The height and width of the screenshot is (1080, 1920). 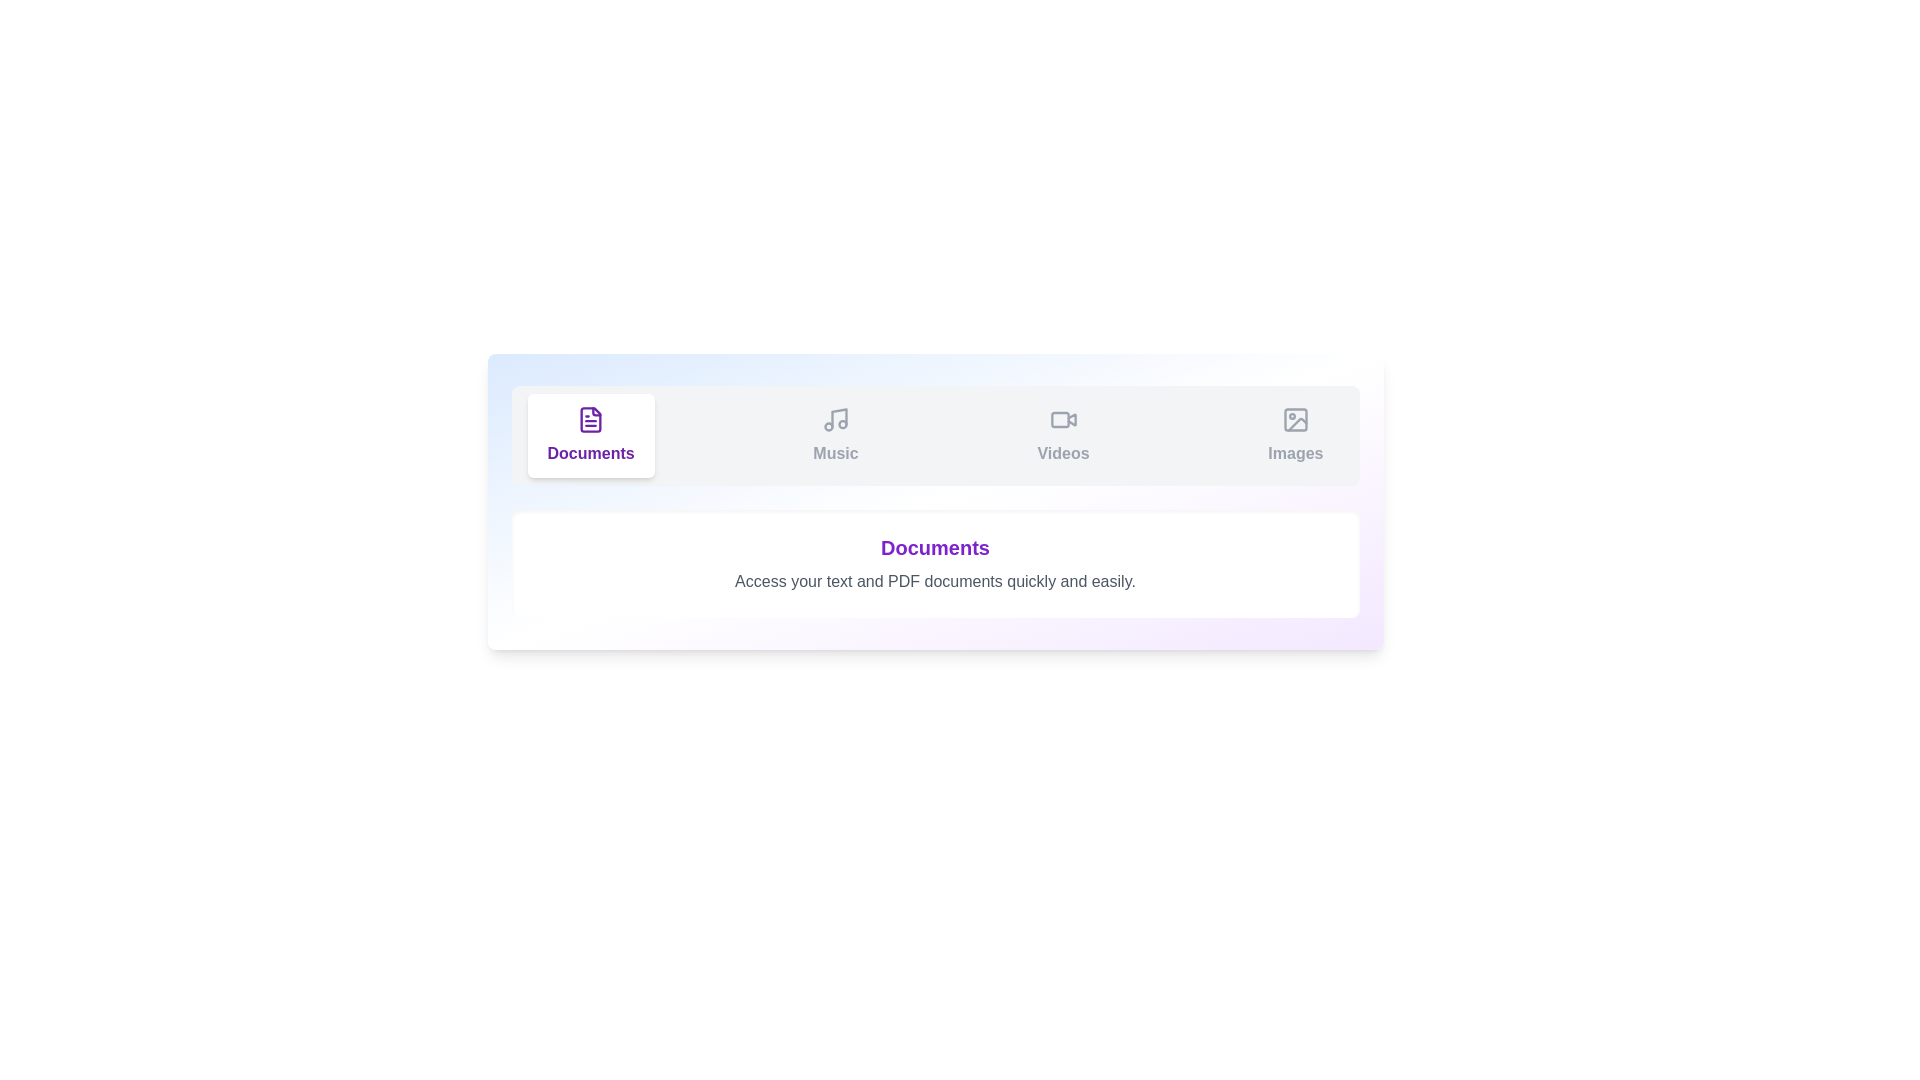 What do you see at coordinates (835, 434) in the screenshot?
I see `the tab labeled Music to view its content` at bounding box center [835, 434].